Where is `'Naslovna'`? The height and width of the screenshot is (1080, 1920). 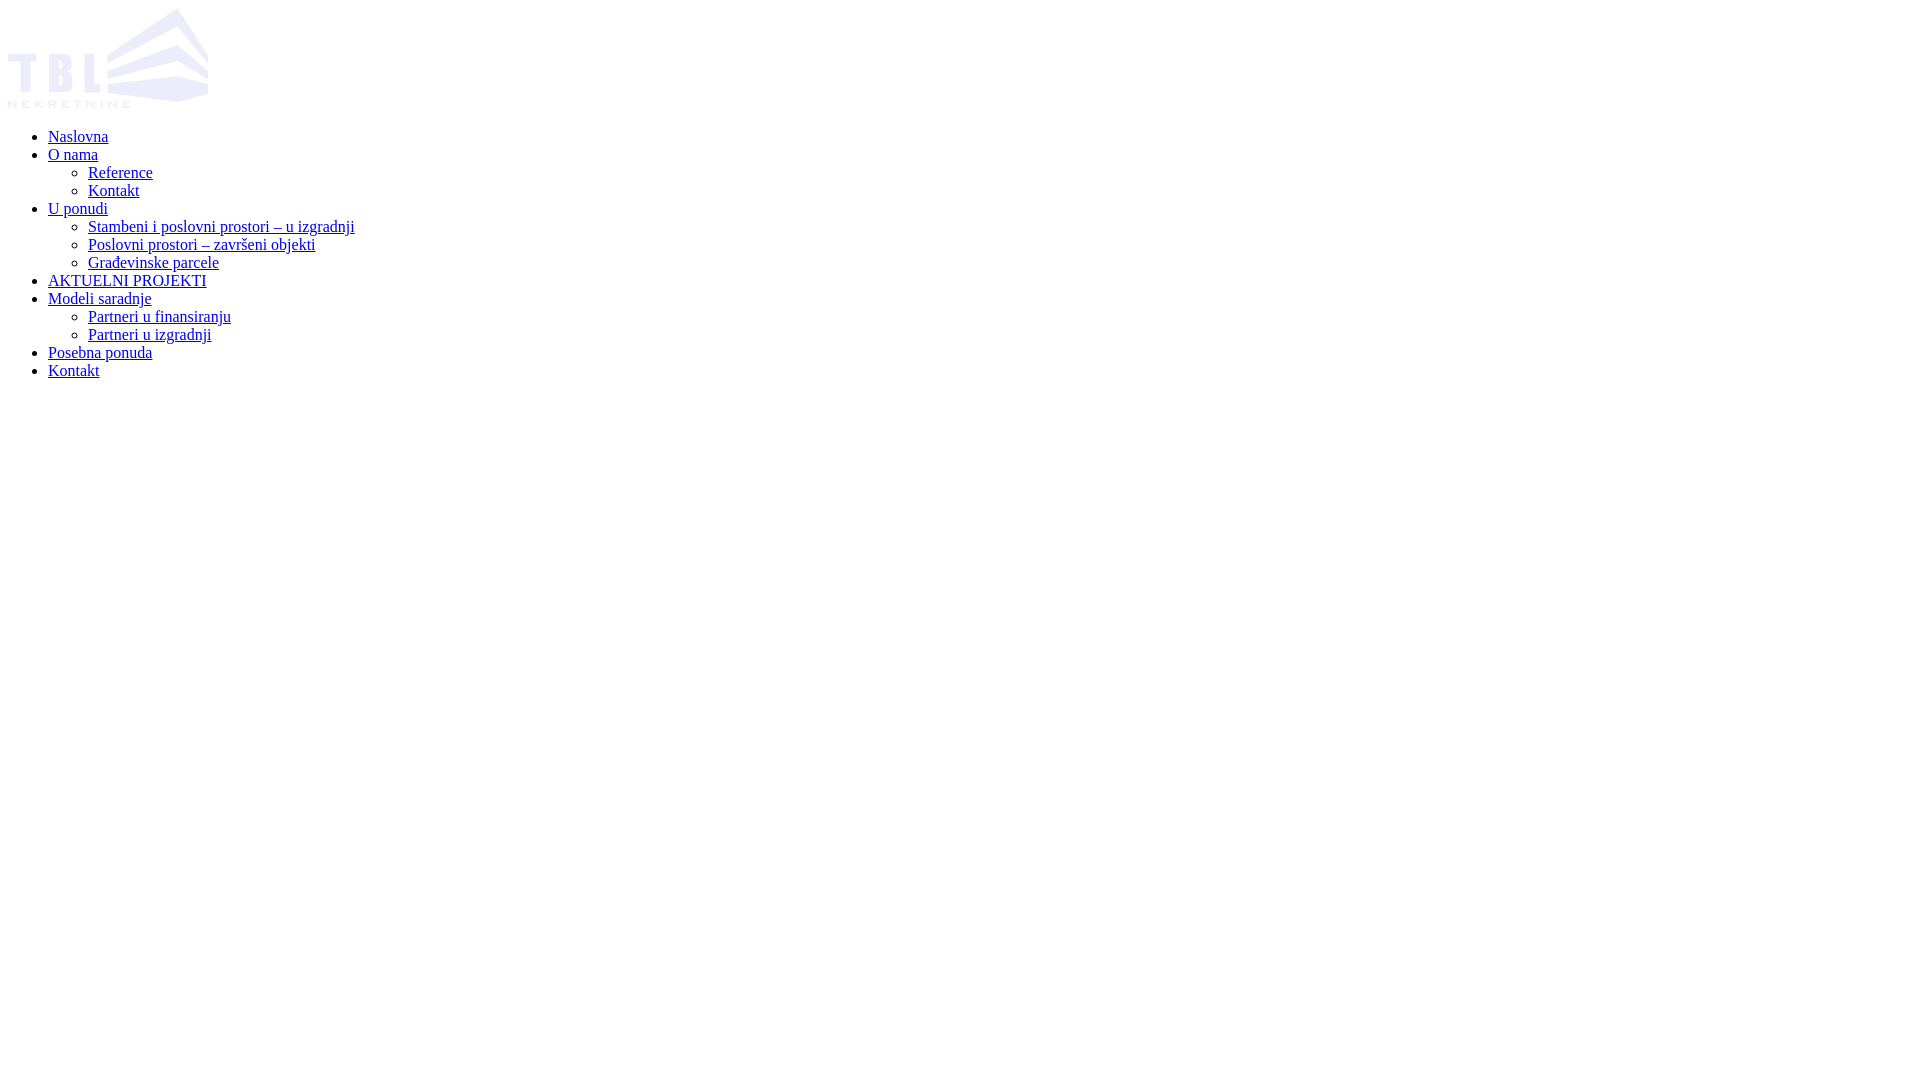
'Naslovna' is located at coordinates (77, 135).